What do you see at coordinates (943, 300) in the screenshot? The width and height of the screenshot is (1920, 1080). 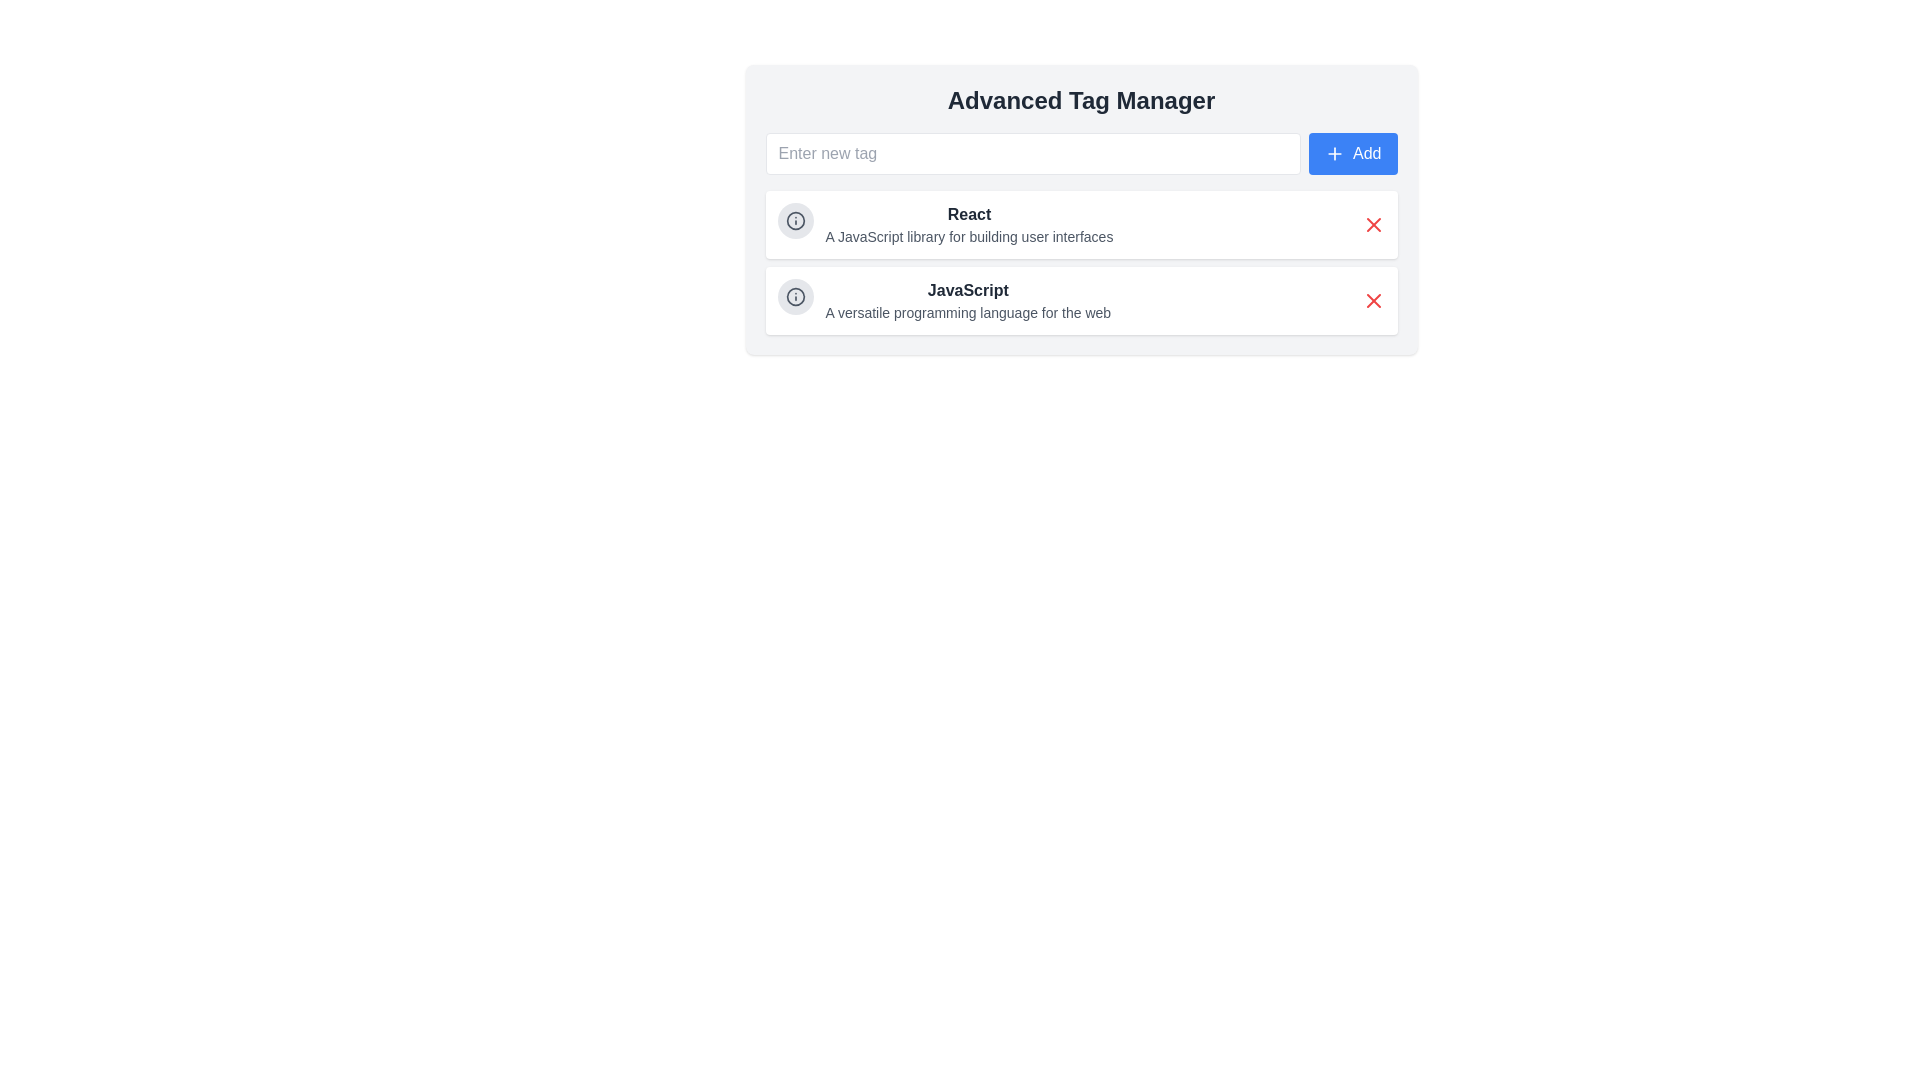 I see `the informational list item titled 'JavaScript' that describes it as 'A versatile programming language for the web'` at bounding box center [943, 300].